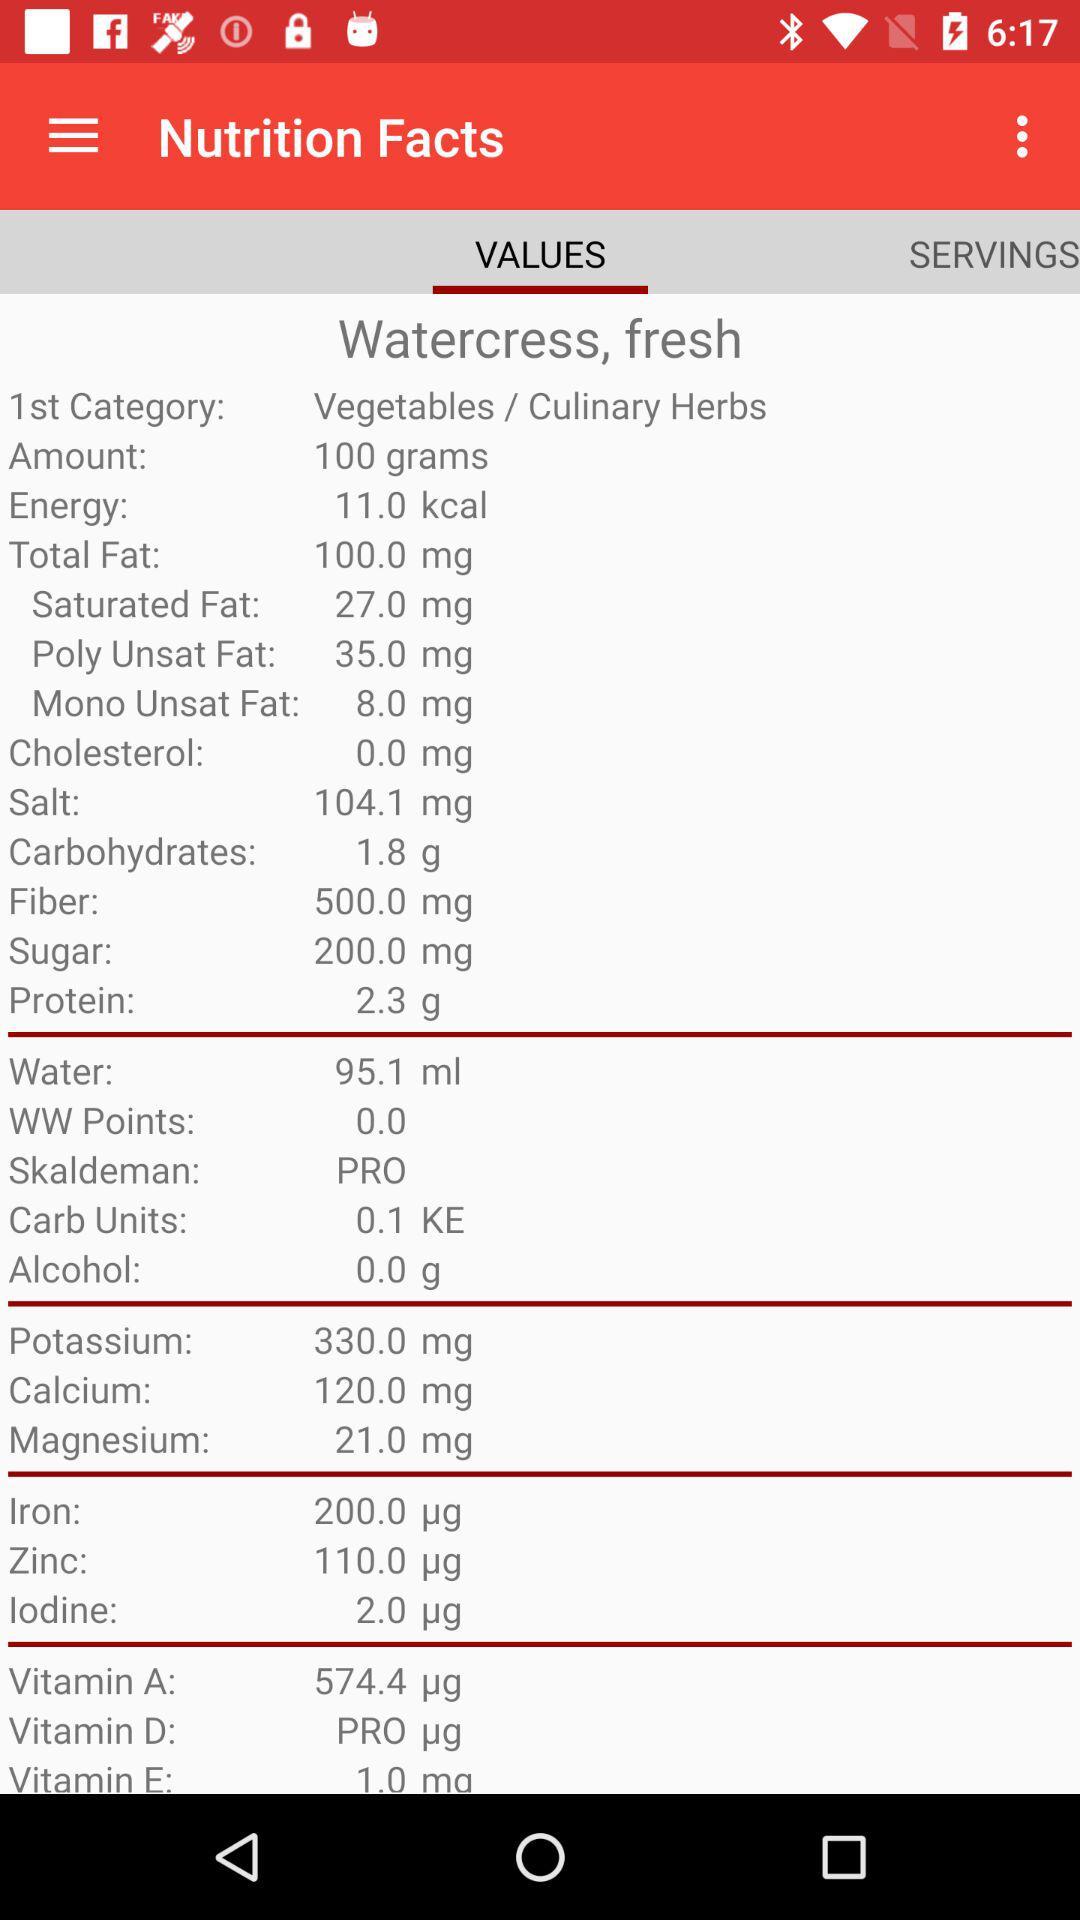  I want to click on the icon above the watercress, fresh, so click(72, 135).